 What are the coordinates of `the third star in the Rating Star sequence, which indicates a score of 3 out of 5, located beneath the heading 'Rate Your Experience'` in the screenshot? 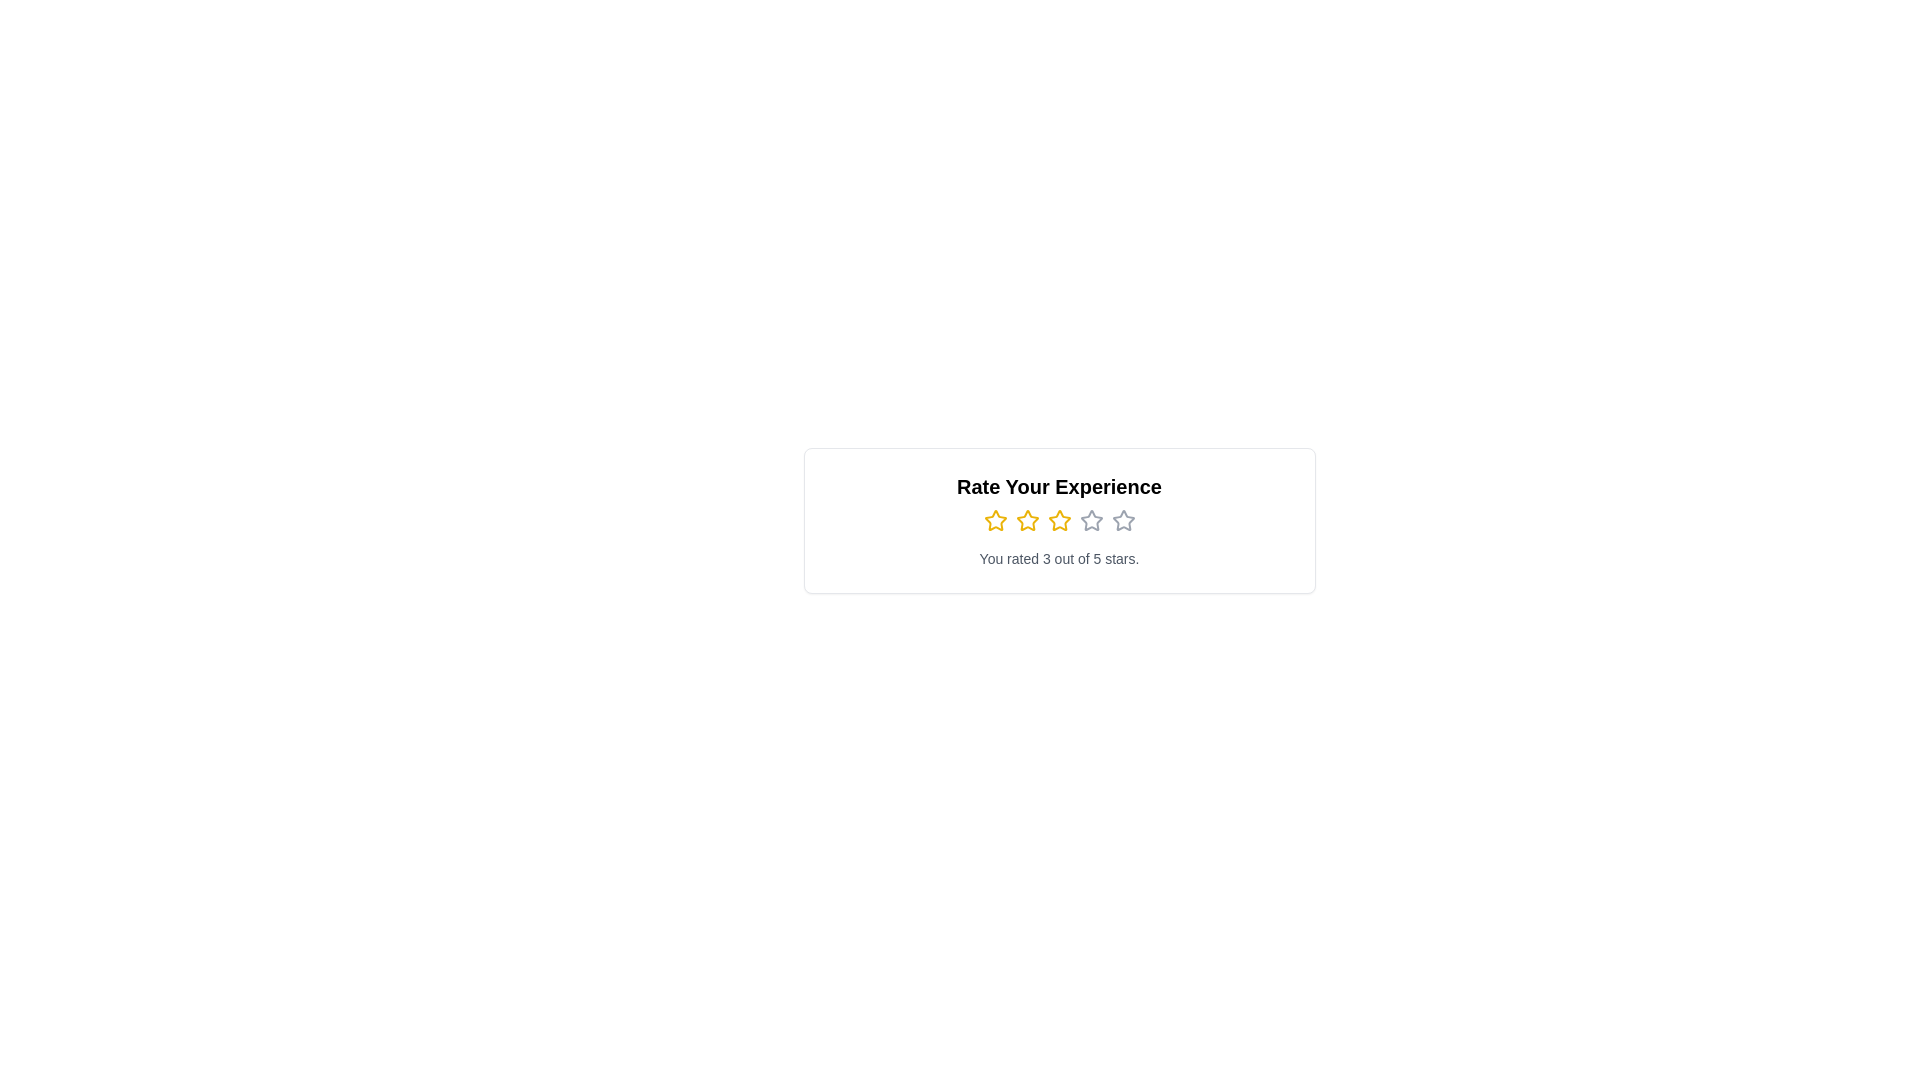 It's located at (1058, 519).